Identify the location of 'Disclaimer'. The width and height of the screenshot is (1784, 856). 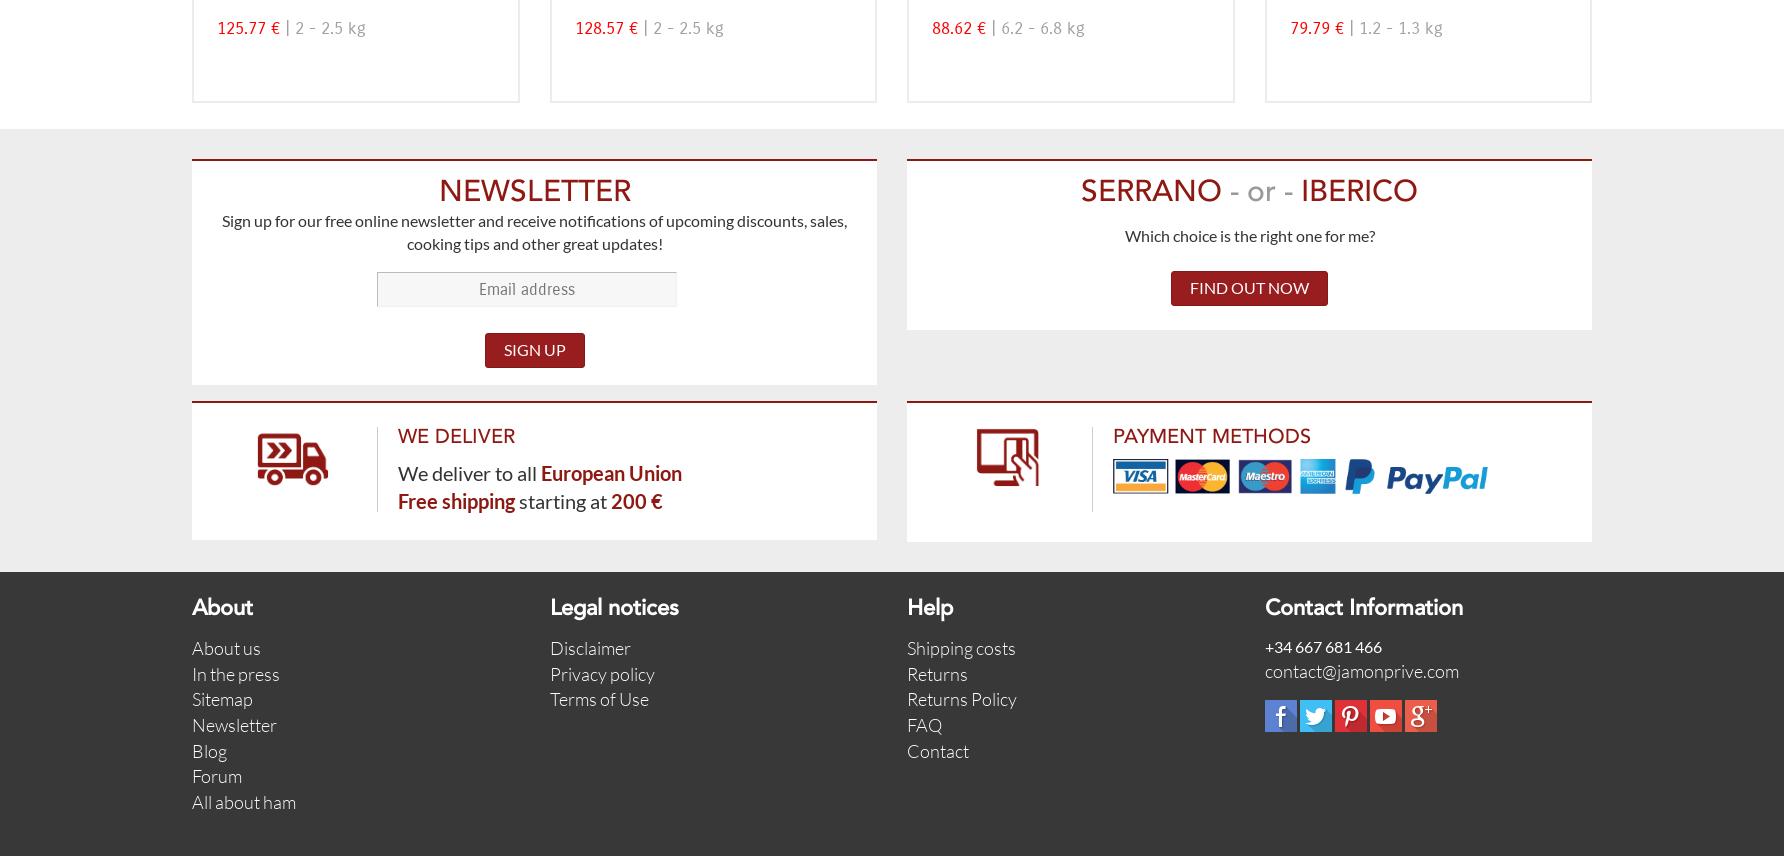
(548, 646).